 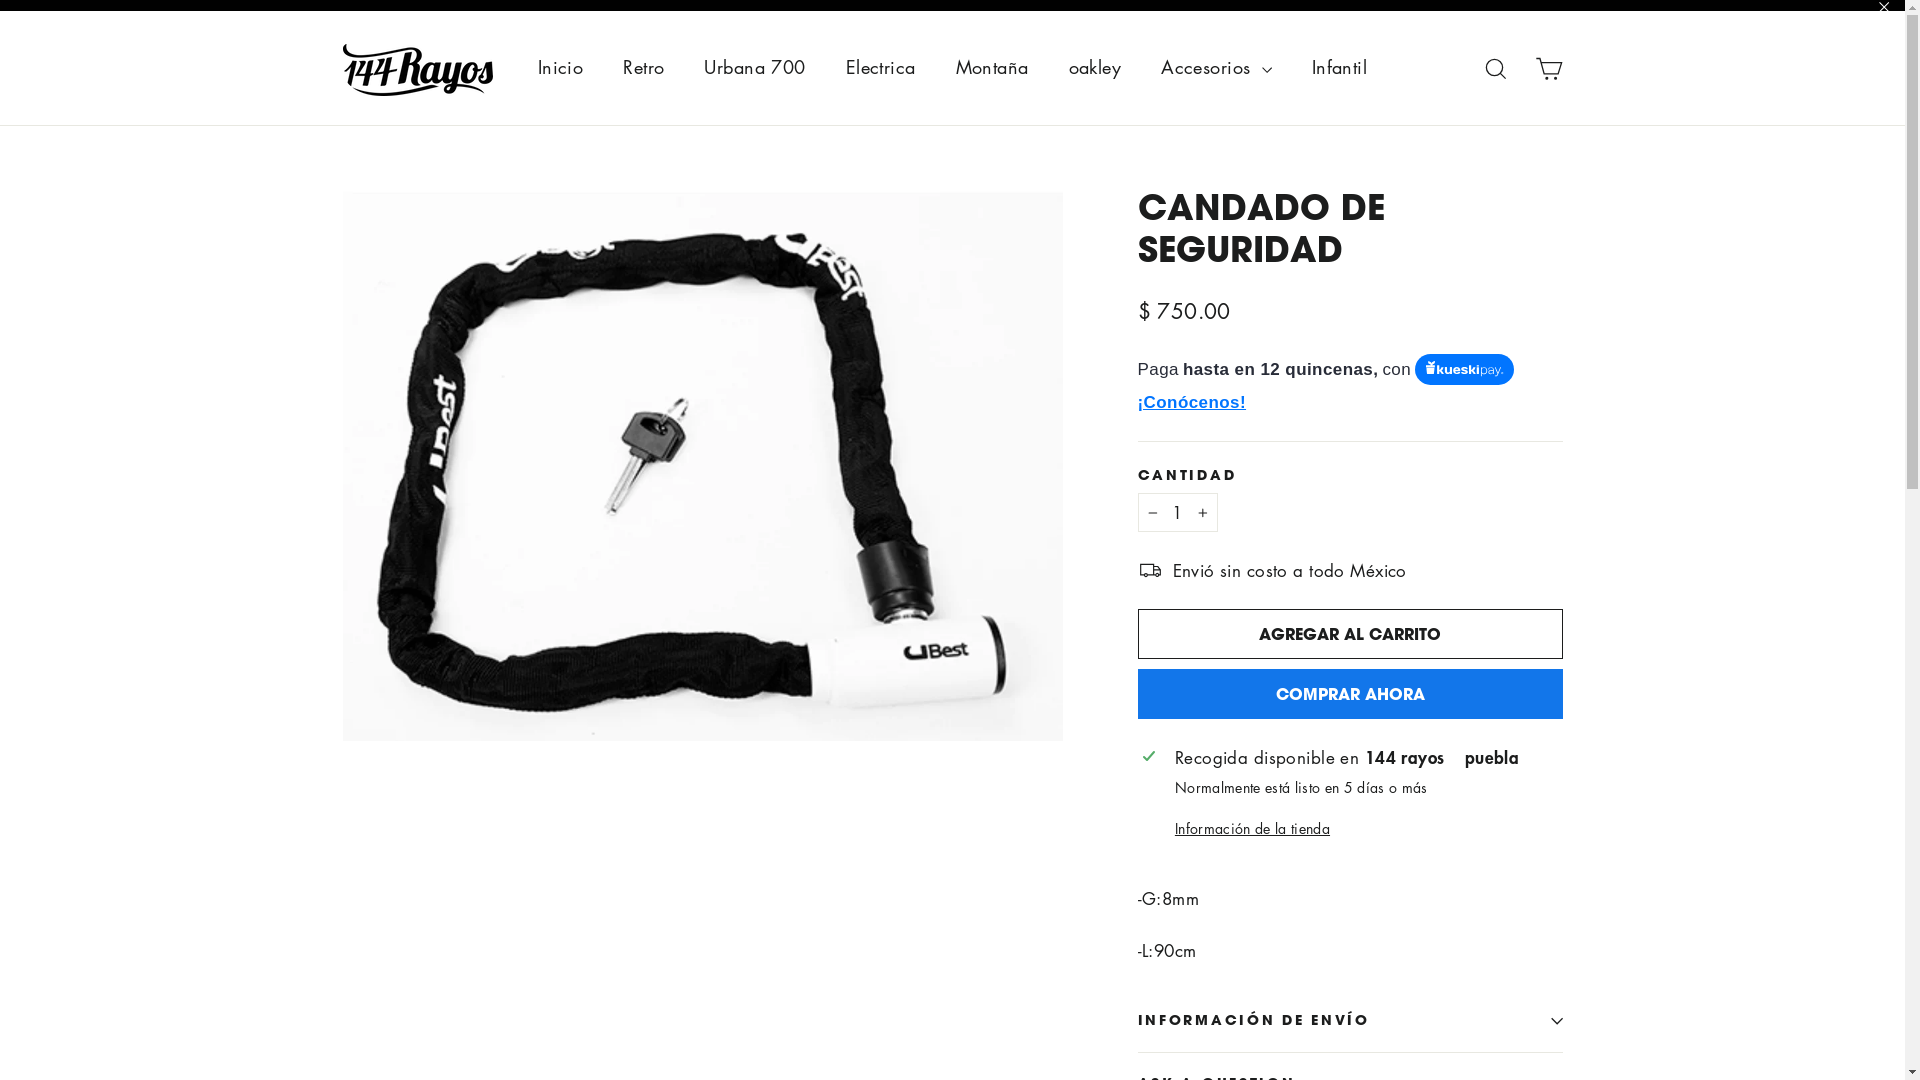 I want to click on 'Electrica', so click(x=880, y=66).